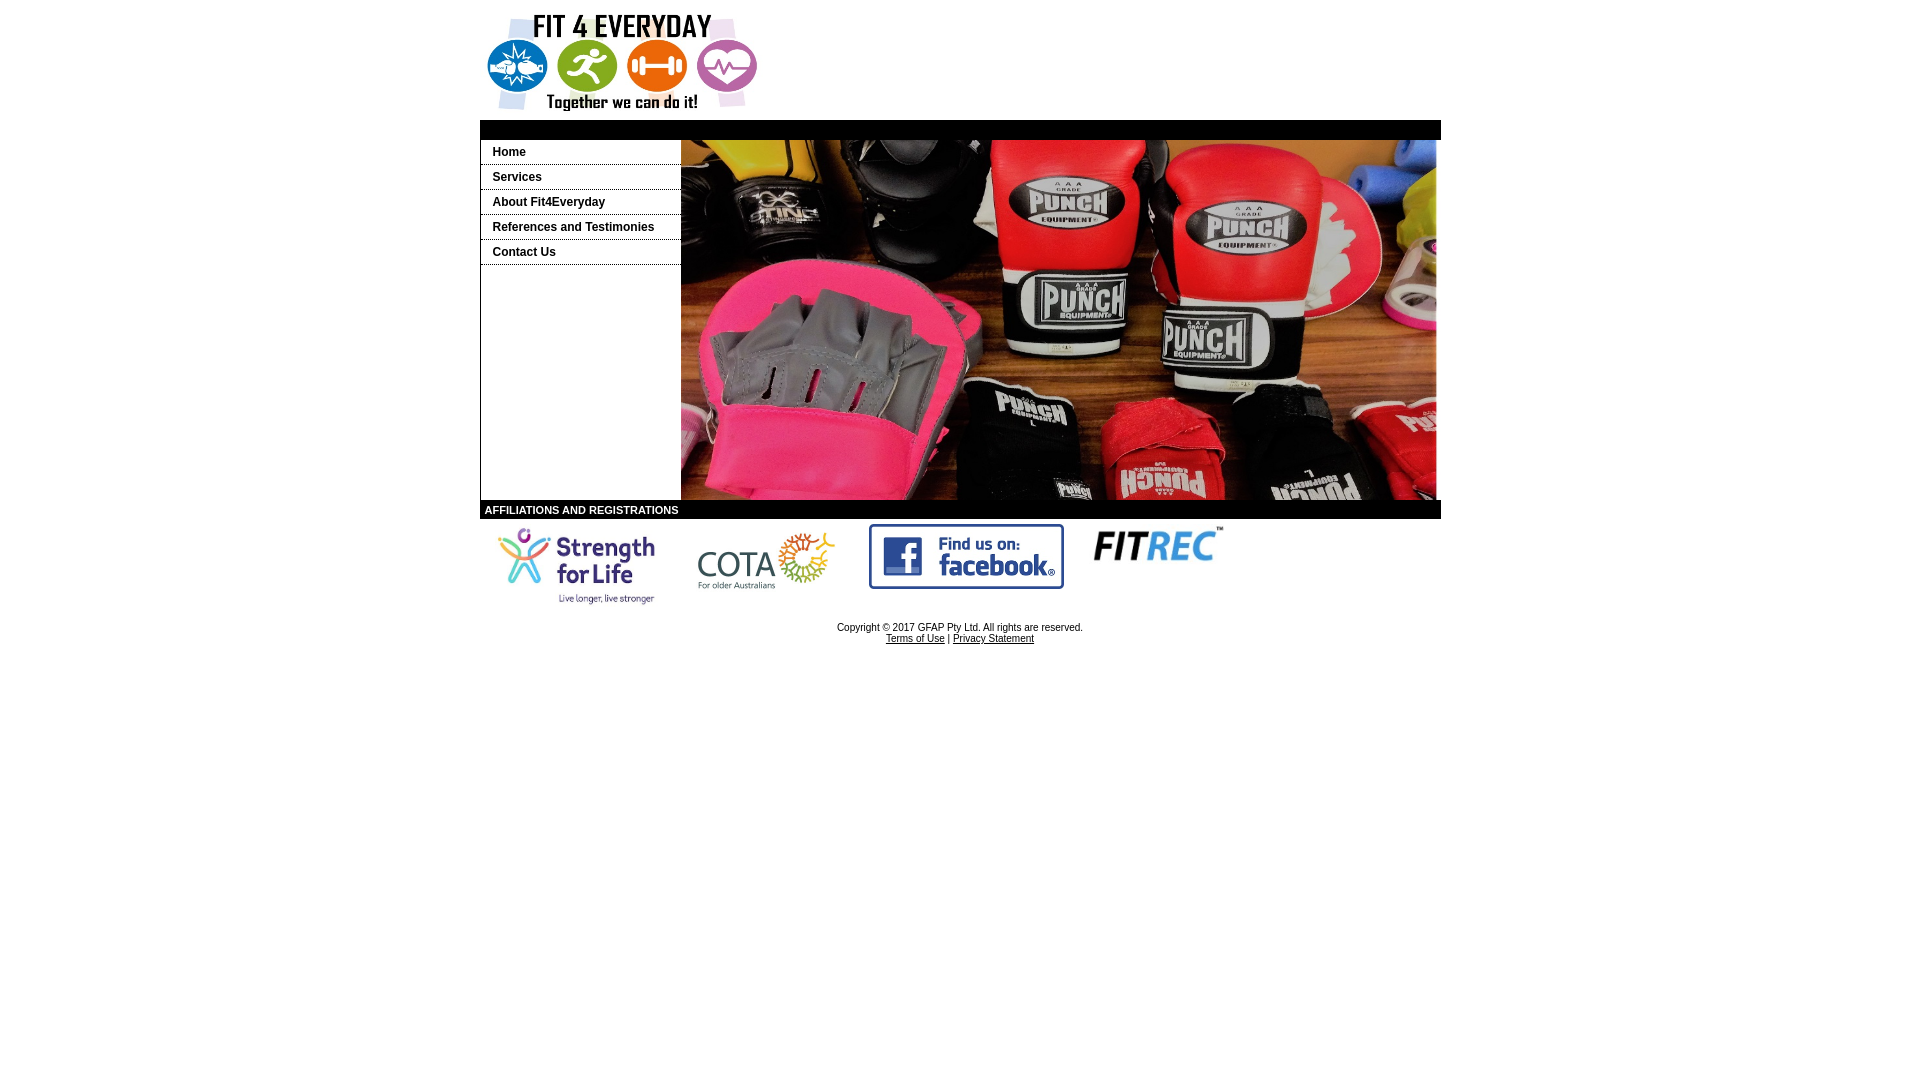 The image size is (1920, 1080). I want to click on 'Services', so click(579, 176).